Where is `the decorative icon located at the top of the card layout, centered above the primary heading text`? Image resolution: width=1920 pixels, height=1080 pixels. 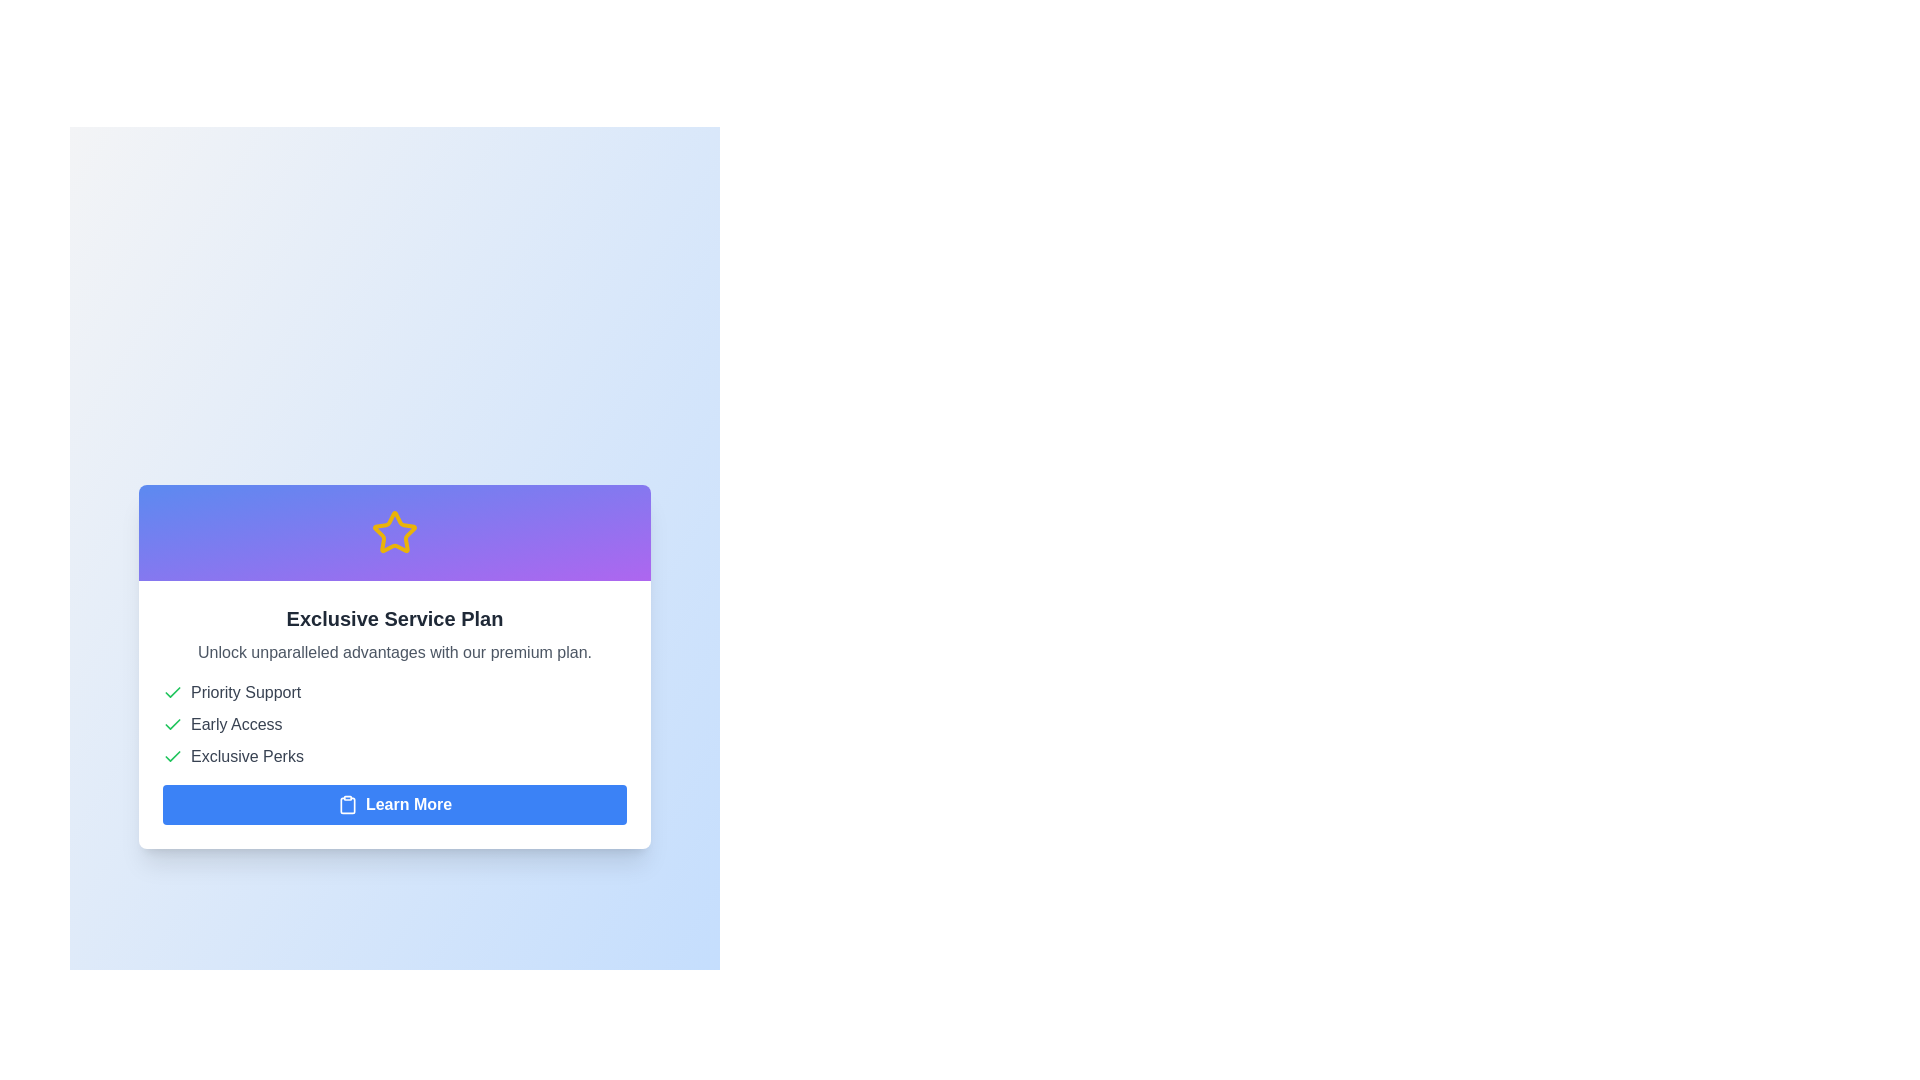 the decorative icon located at the top of the card layout, centered above the primary heading text is located at coordinates (394, 531).